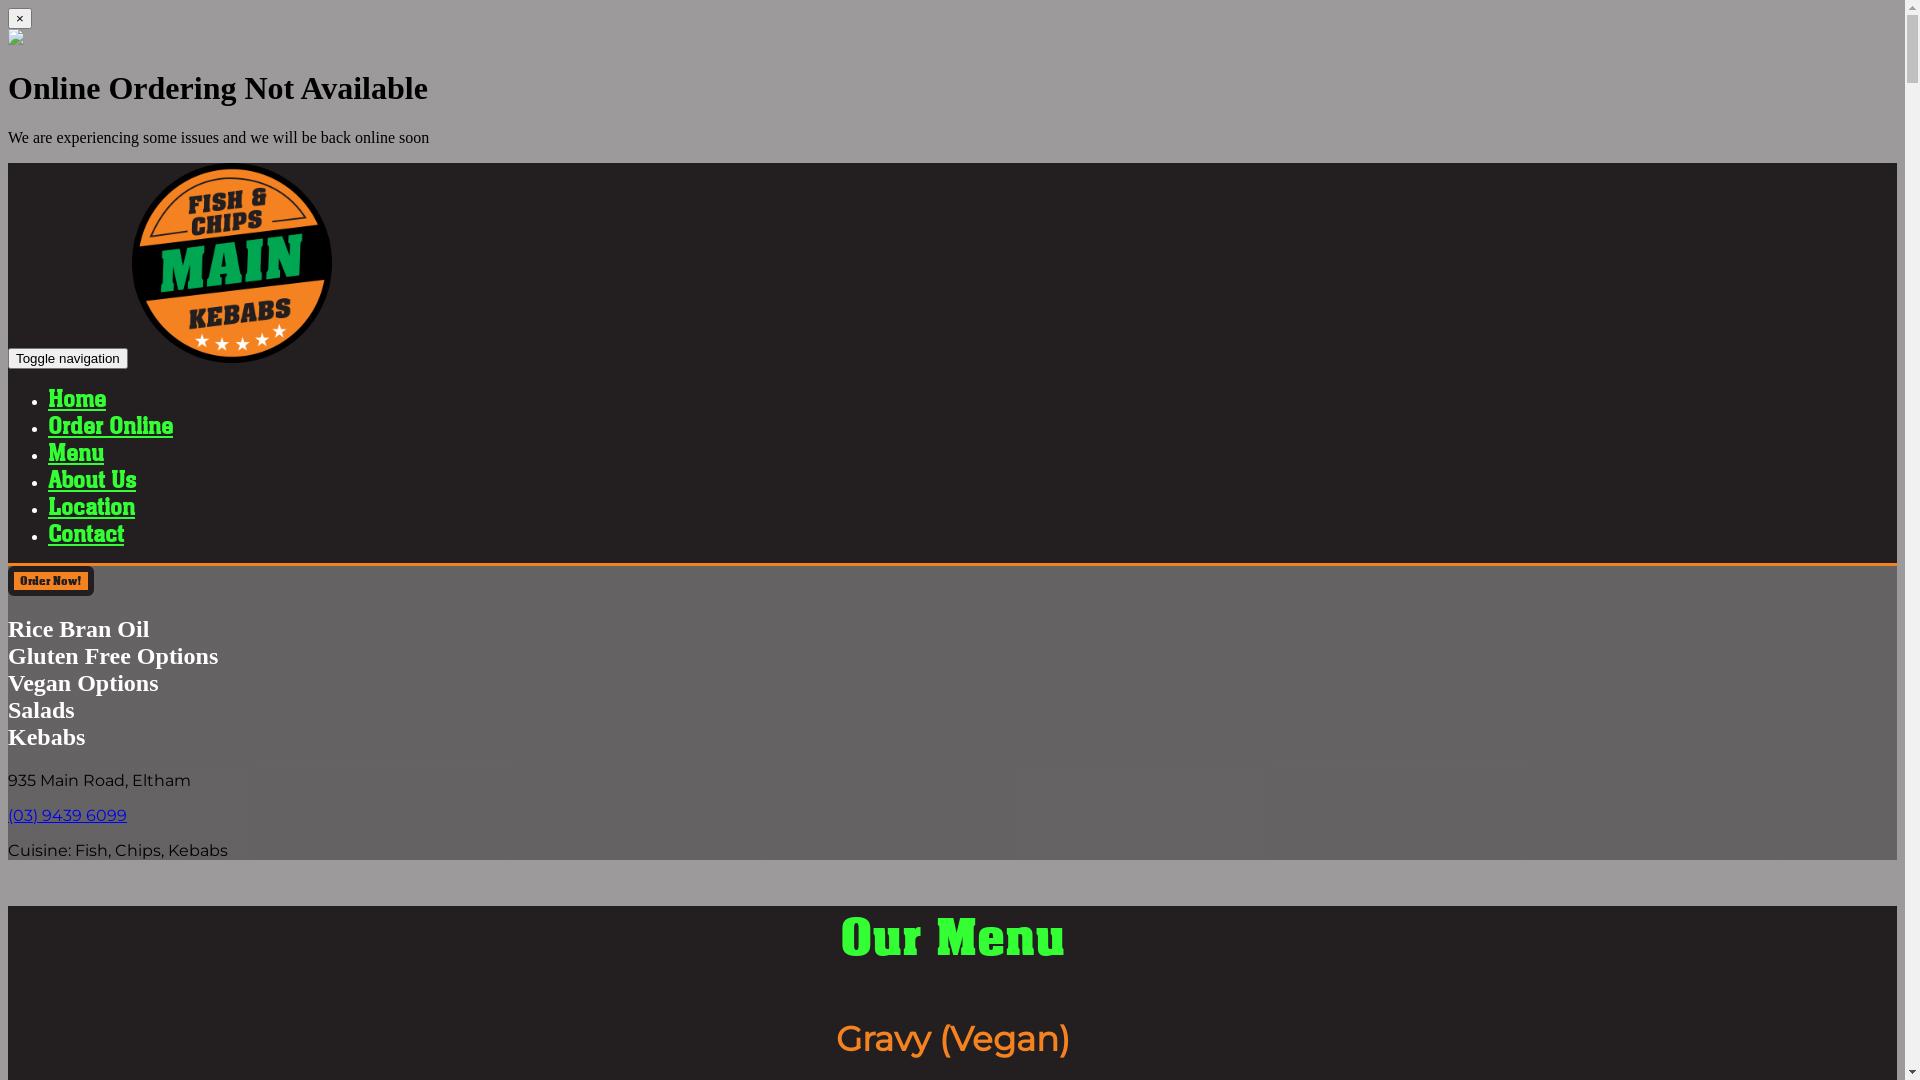 This screenshot has width=1920, height=1080. Describe the element at coordinates (48, 505) in the screenshot. I see `'Location'` at that location.